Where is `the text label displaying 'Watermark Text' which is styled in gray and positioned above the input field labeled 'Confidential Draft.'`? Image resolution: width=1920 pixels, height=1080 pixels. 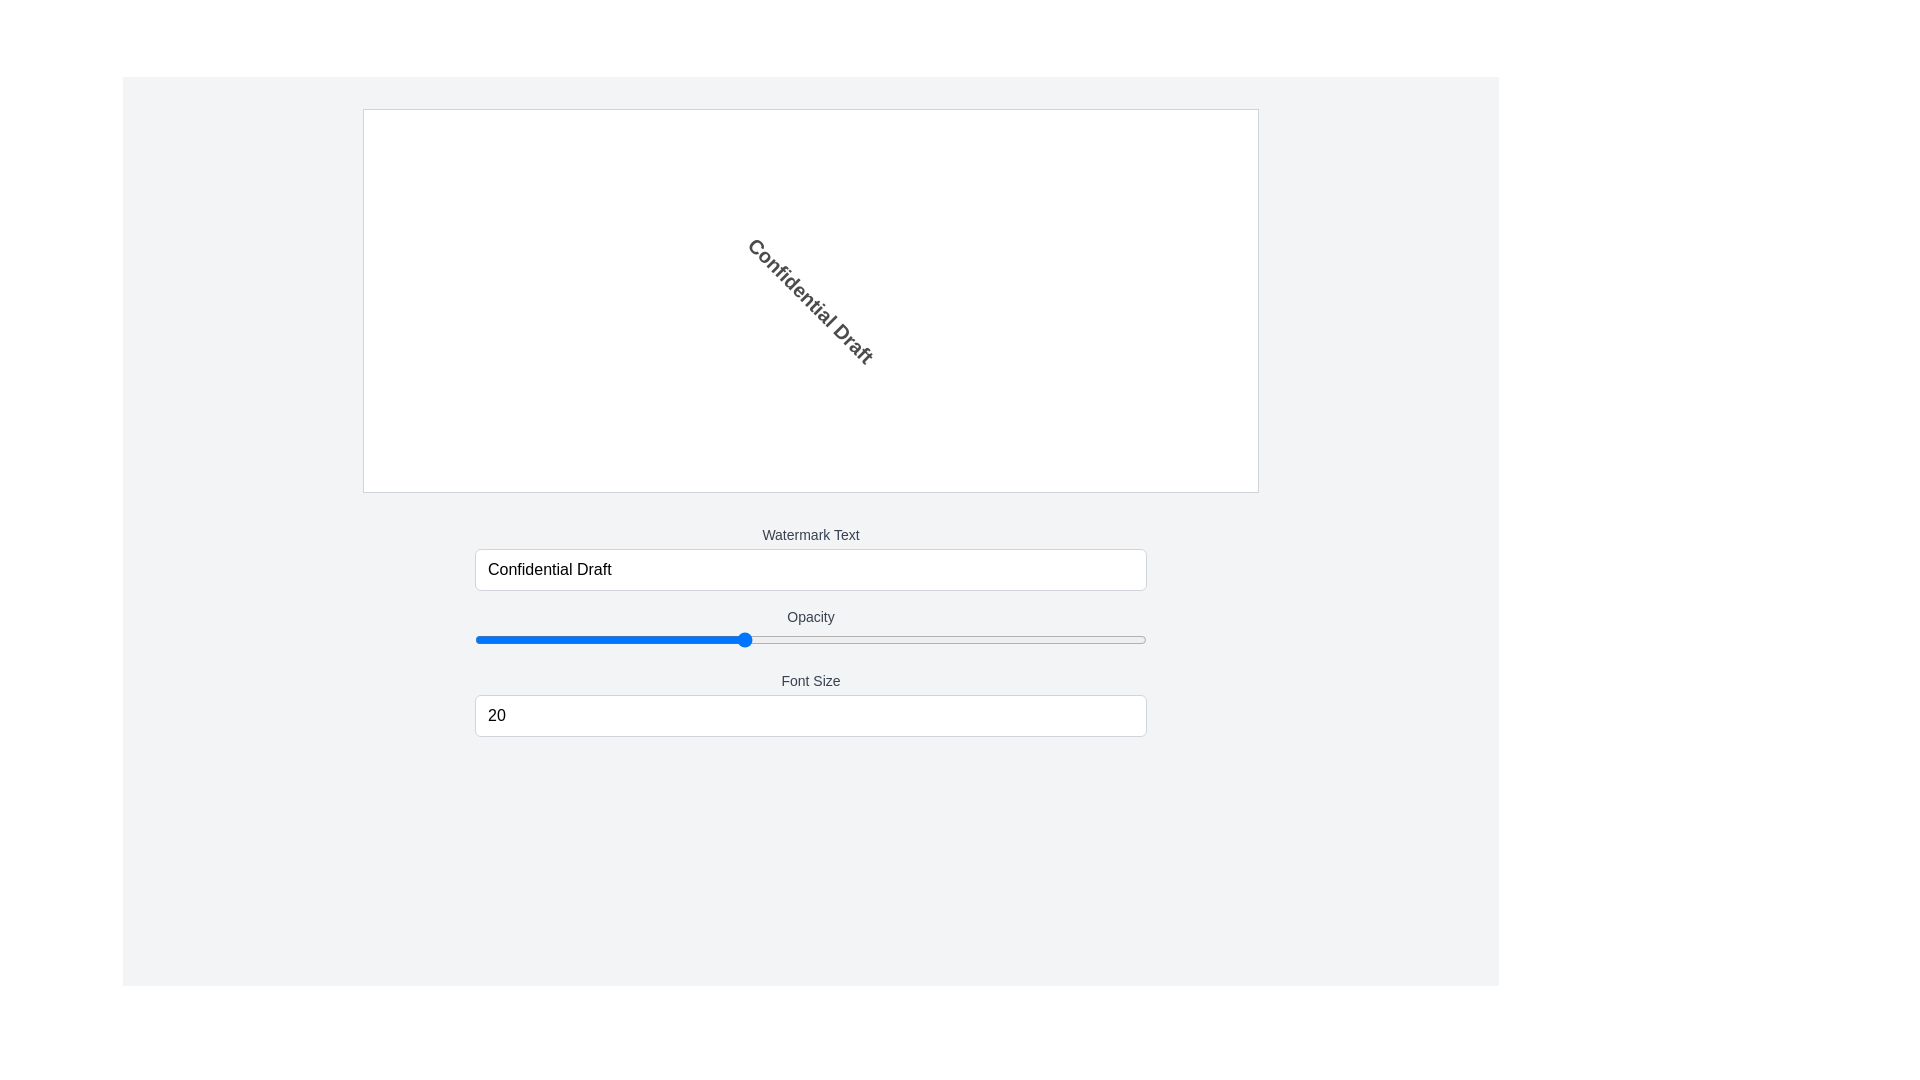 the text label displaying 'Watermark Text' which is styled in gray and positioned above the input field labeled 'Confidential Draft.' is located at coordinates (811, 534).